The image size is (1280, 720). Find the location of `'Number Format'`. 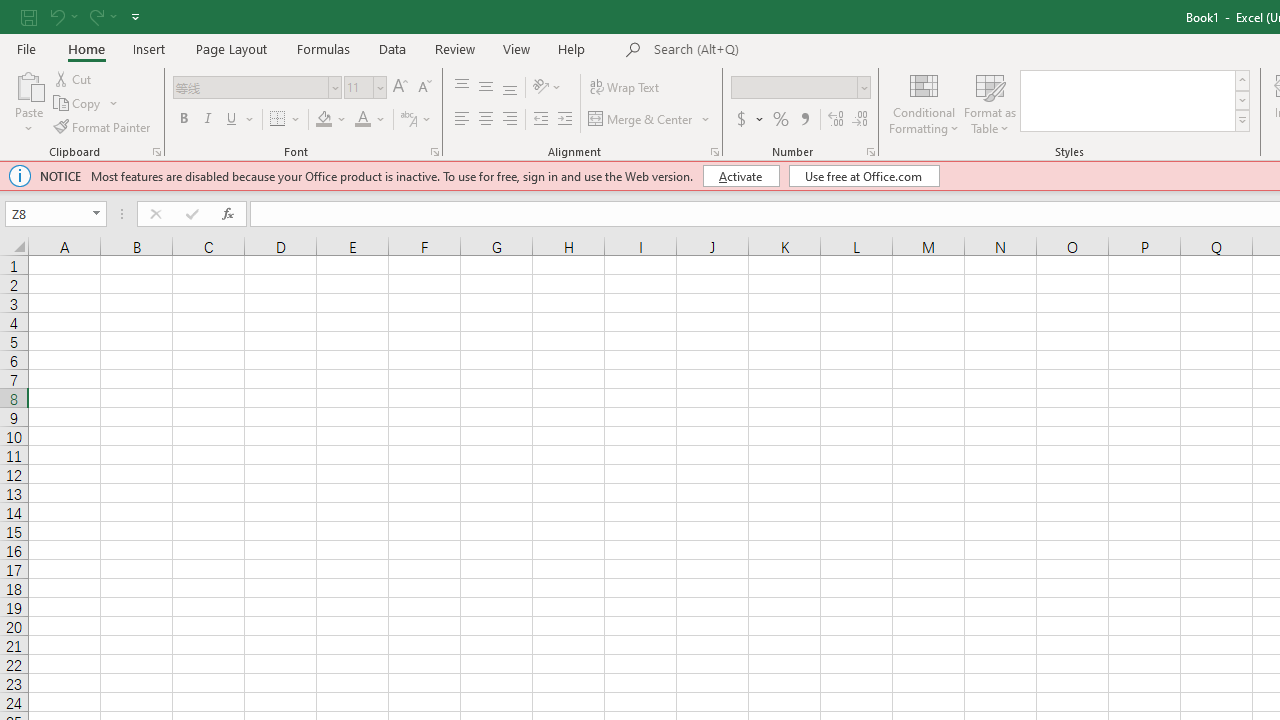

'Number Format' is located at coordinates (800, 86).